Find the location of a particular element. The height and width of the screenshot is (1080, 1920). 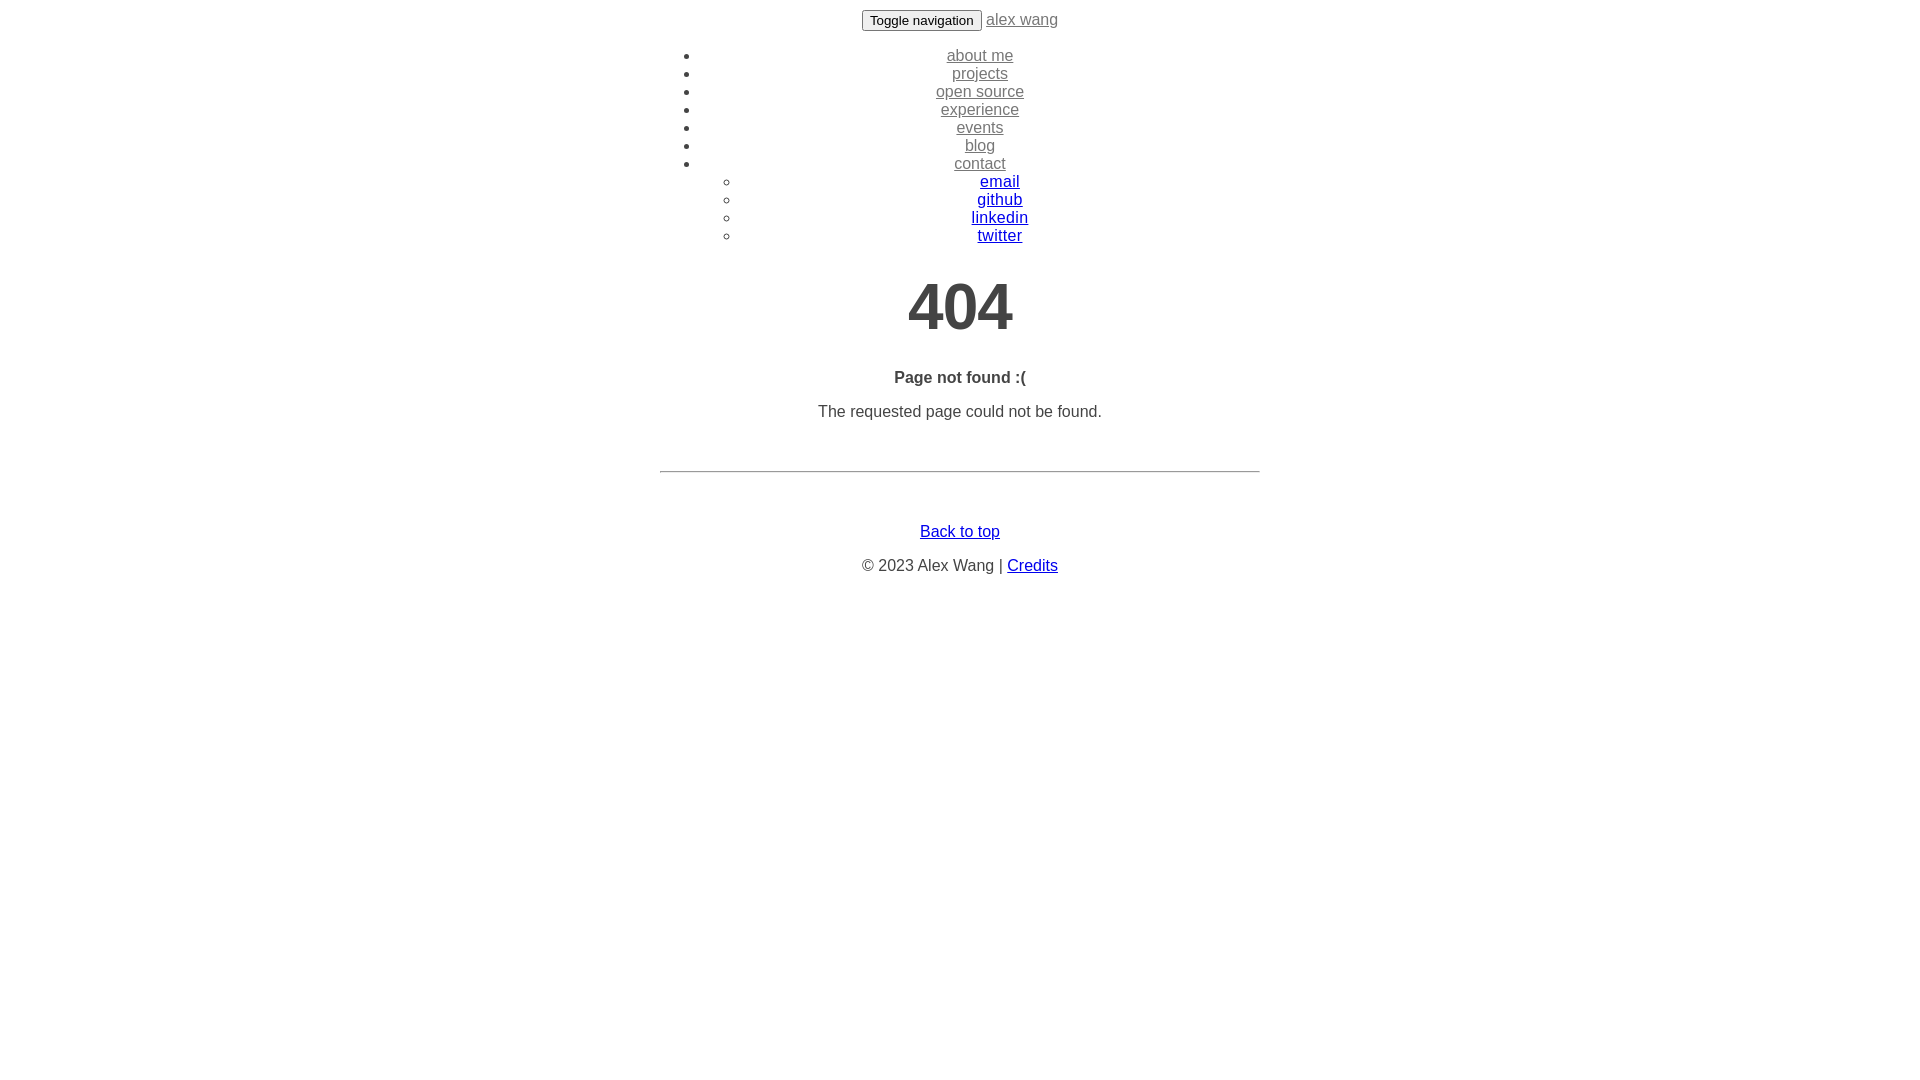

'linkedin' is located at coordinates (1000, 217).